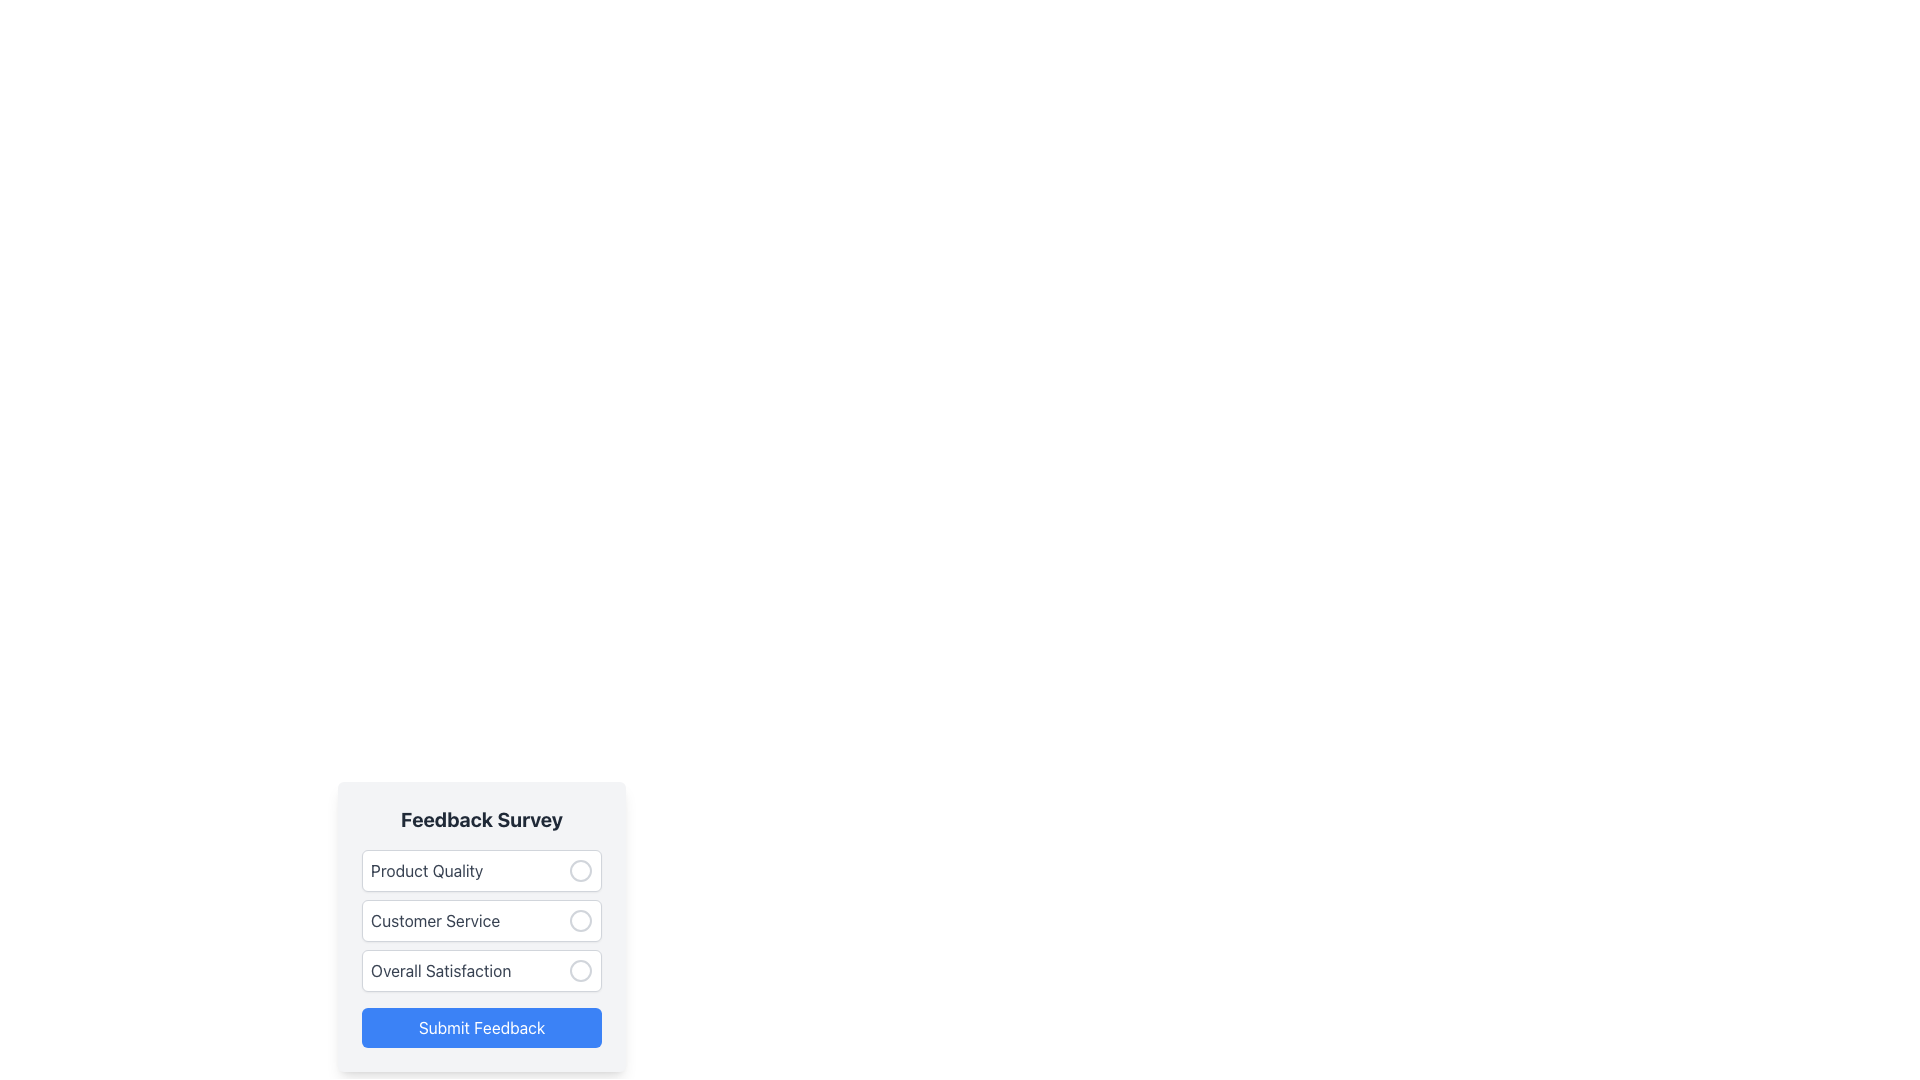  I want to click on the 'Product Quality' text label in the first row of survey options for the feedback form, so click(426, 870).